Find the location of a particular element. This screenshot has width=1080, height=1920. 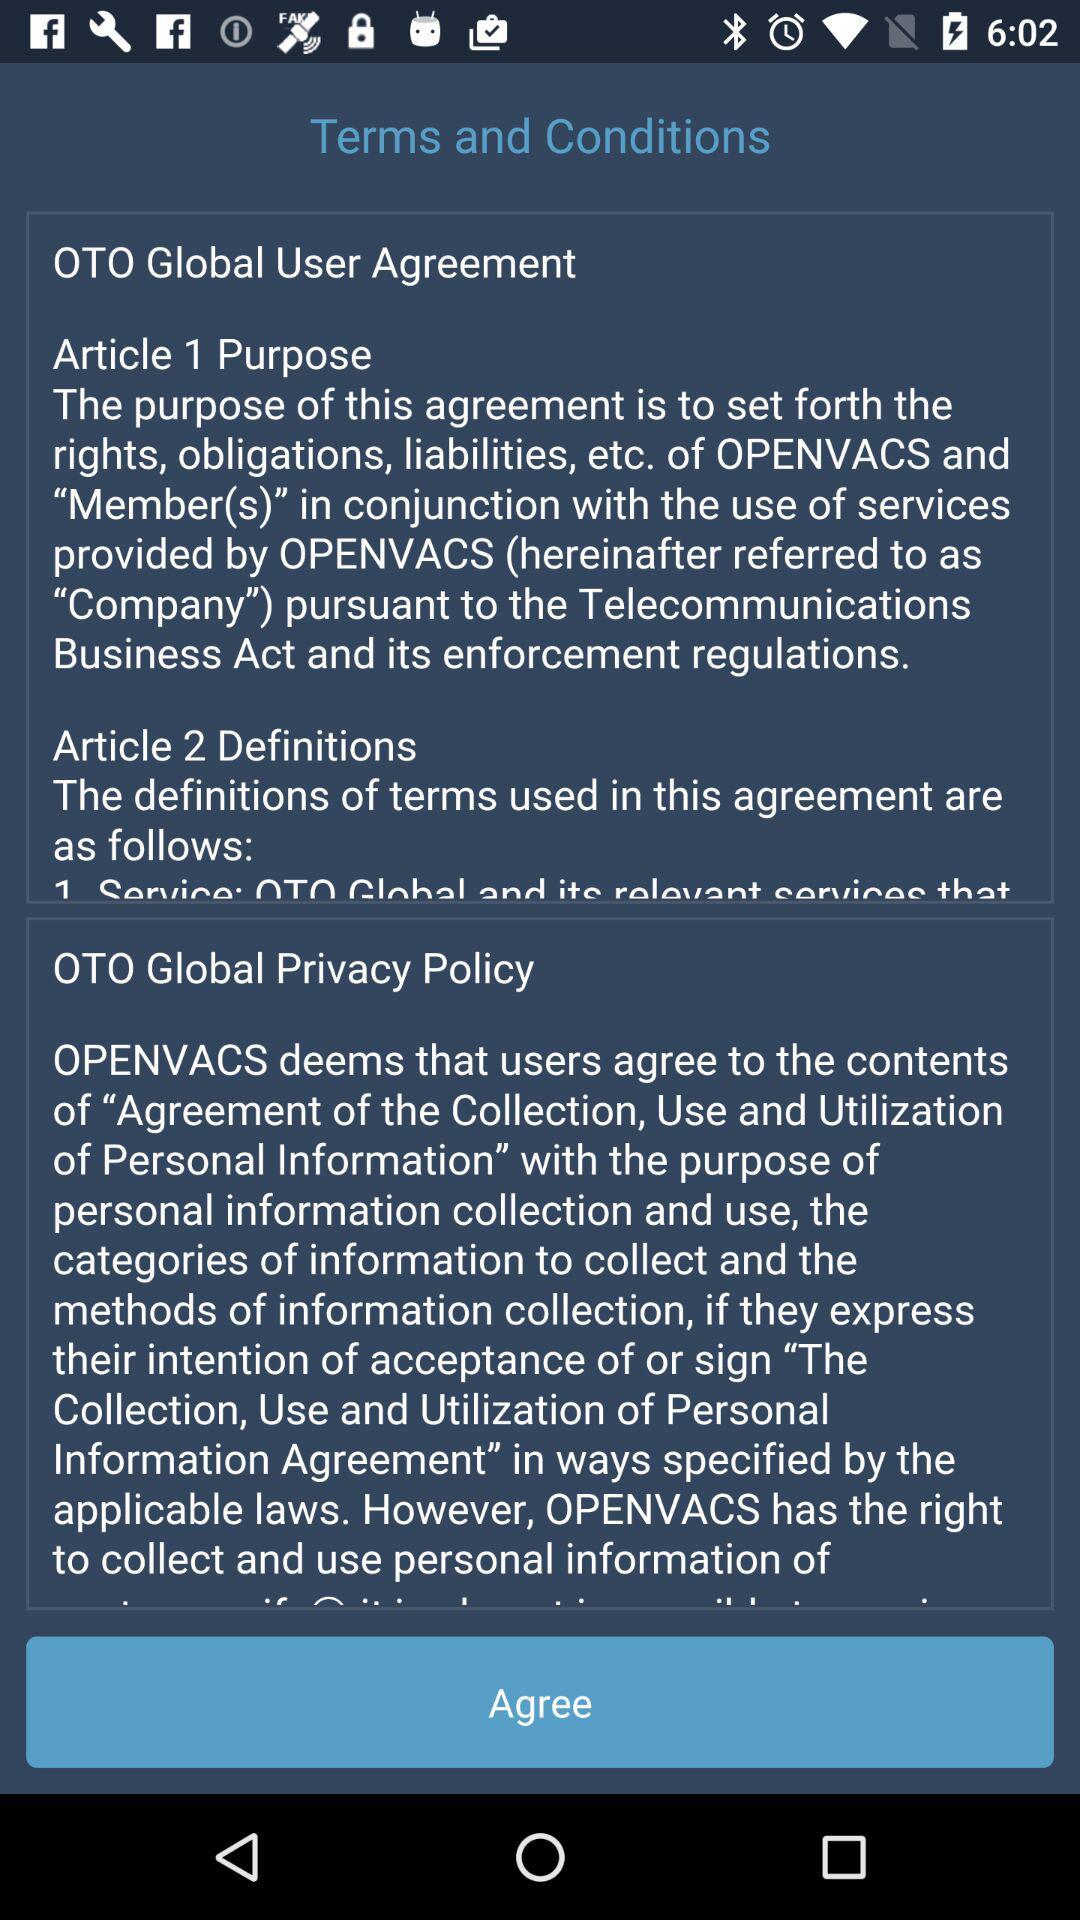

advertisement page is located at coordinates (540, 1262).